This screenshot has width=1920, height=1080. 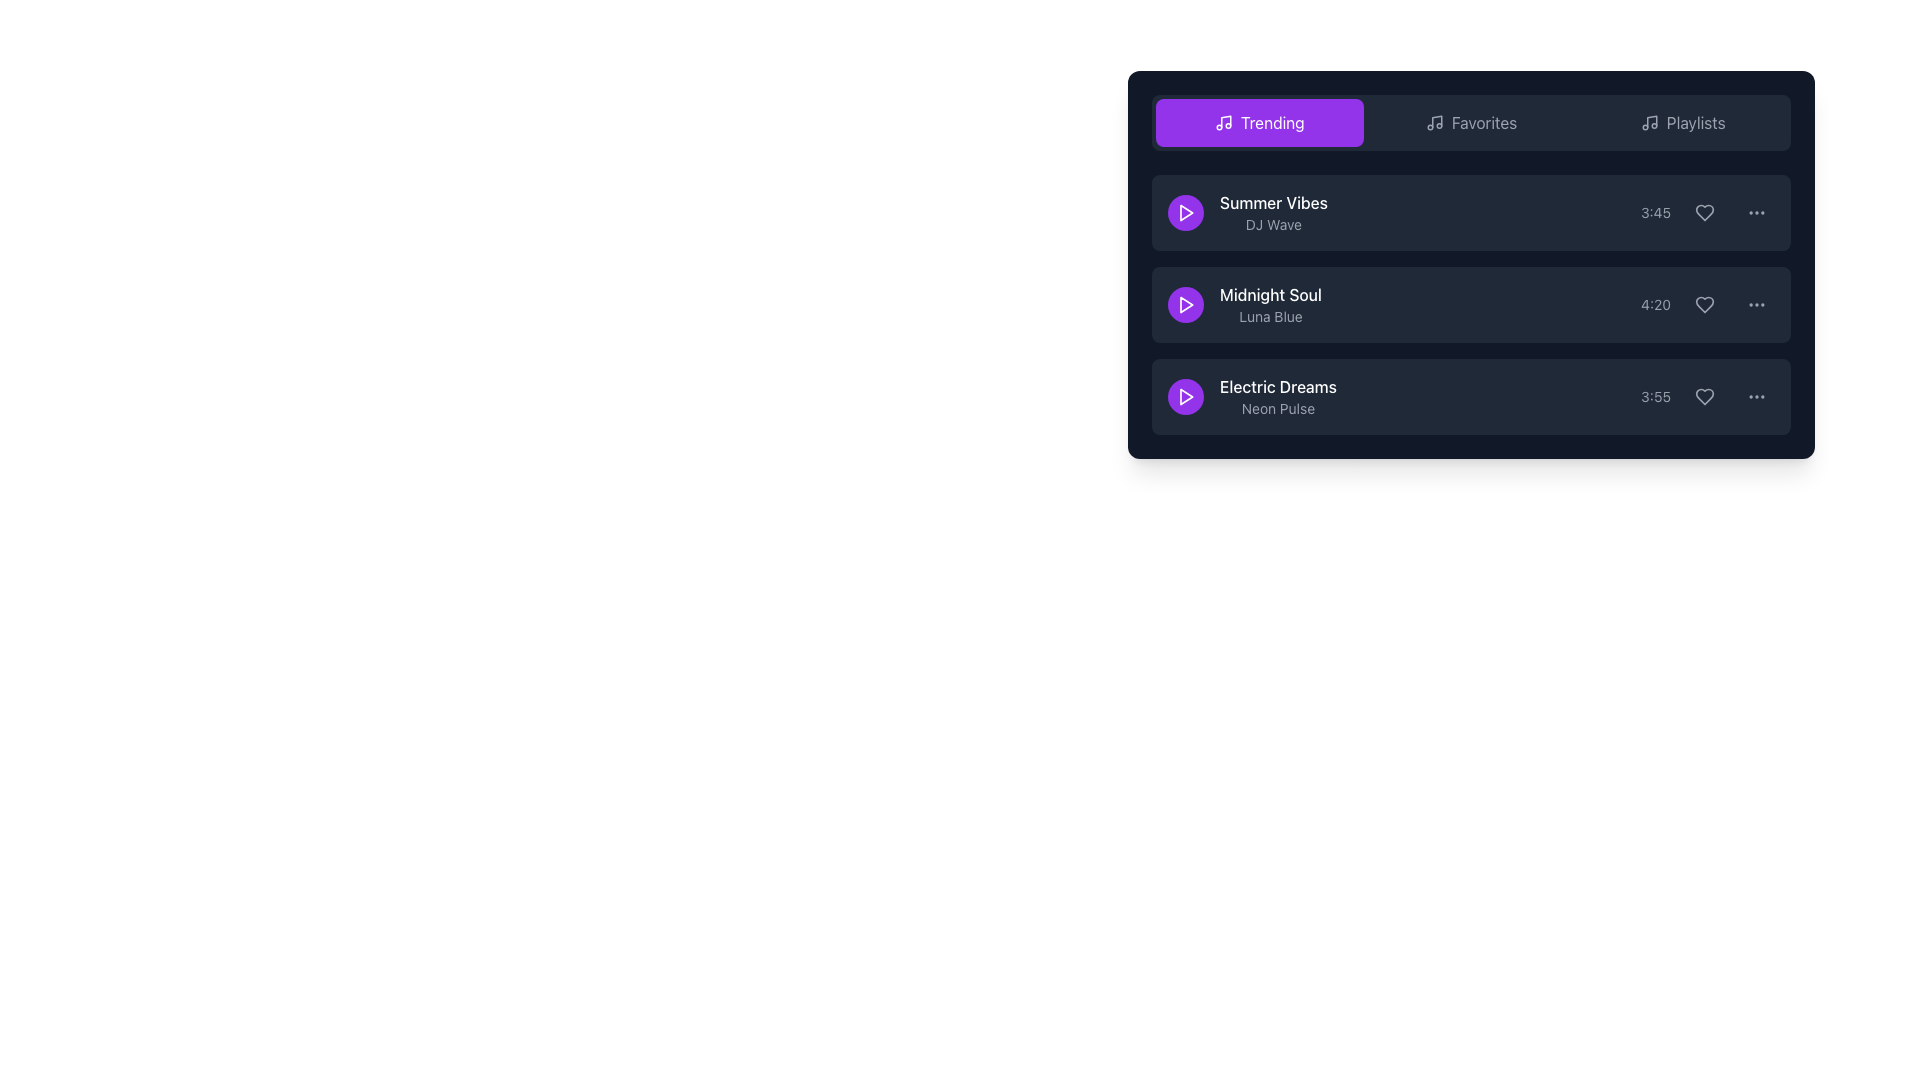 What do you see at coordinates (1471, 304) in the screenshot?
I see `the second item in the playlist list, which is selectable and allows users` at bounding box center [1471, 304].